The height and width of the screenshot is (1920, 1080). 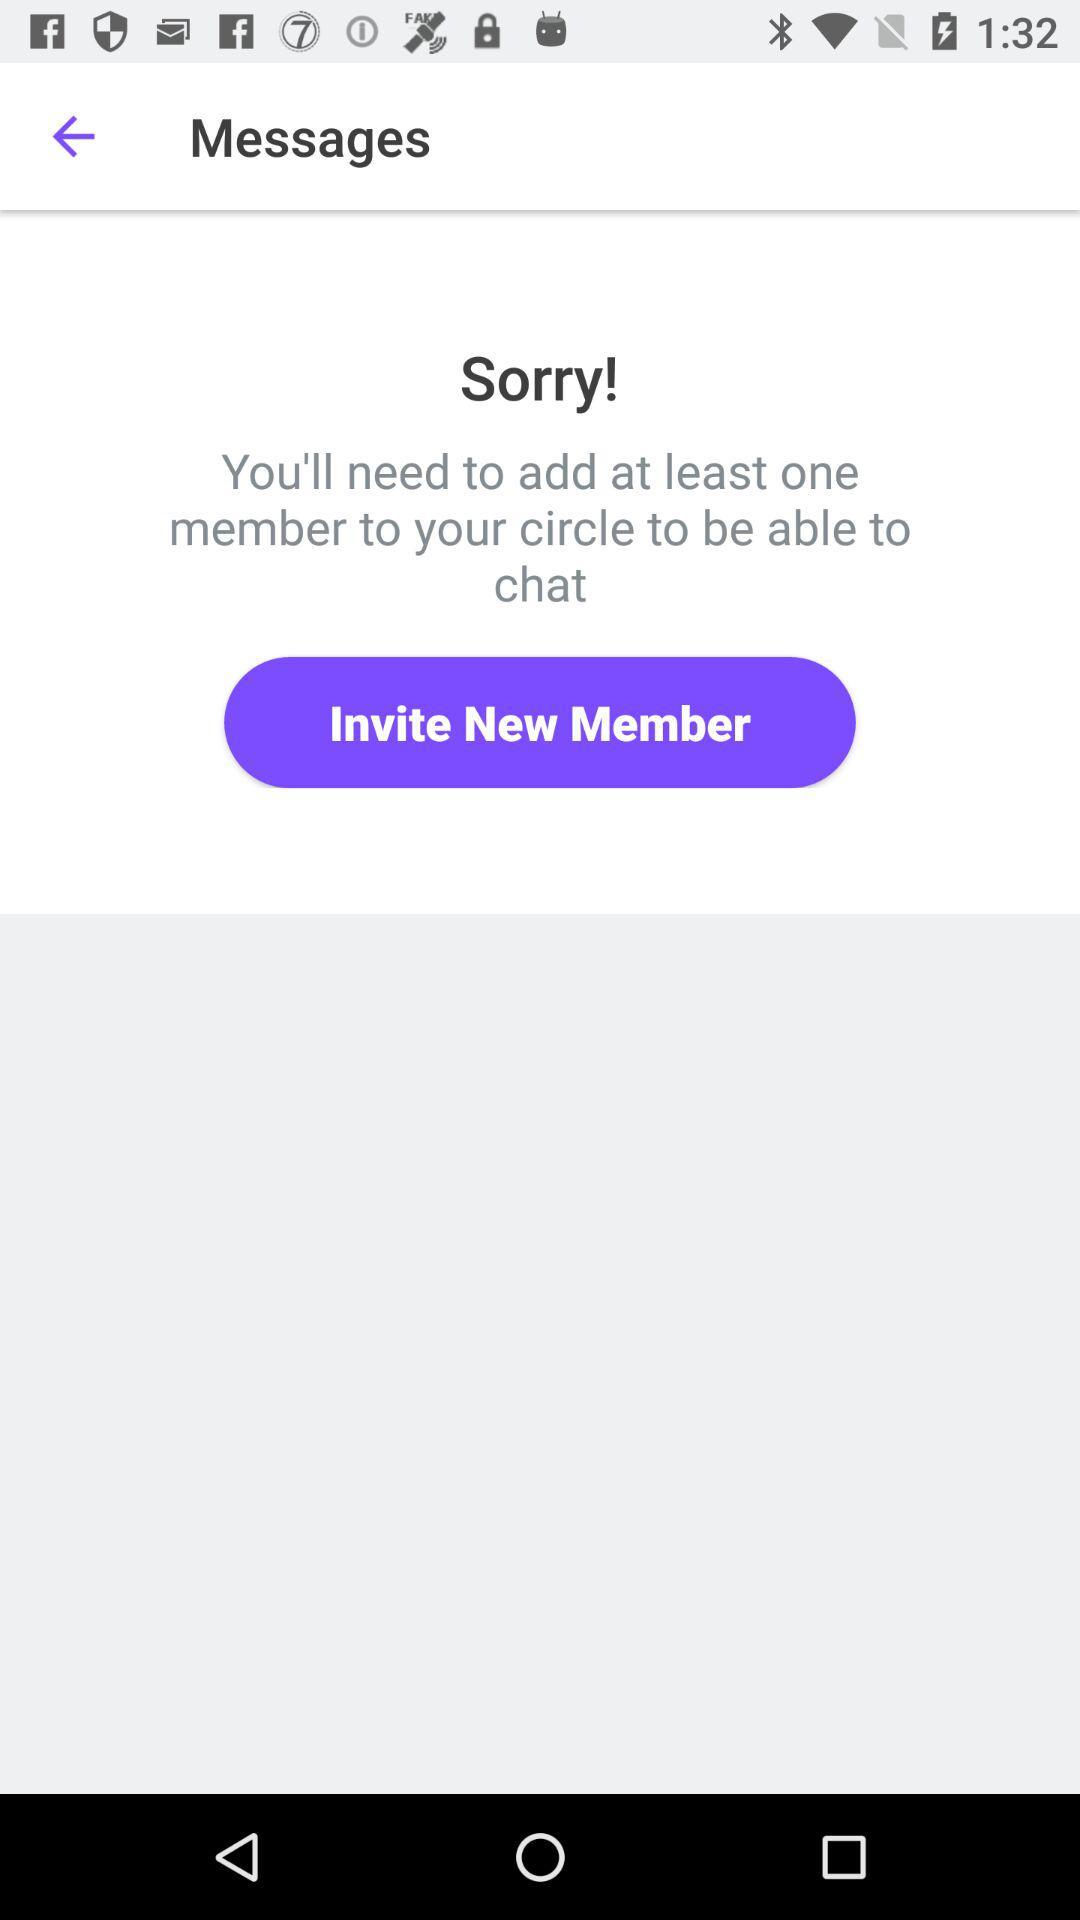 What do you see at coordinates (540, 721) in the screenshot?
I see `icon below you ll need icon` at bounding box center [540, 721].